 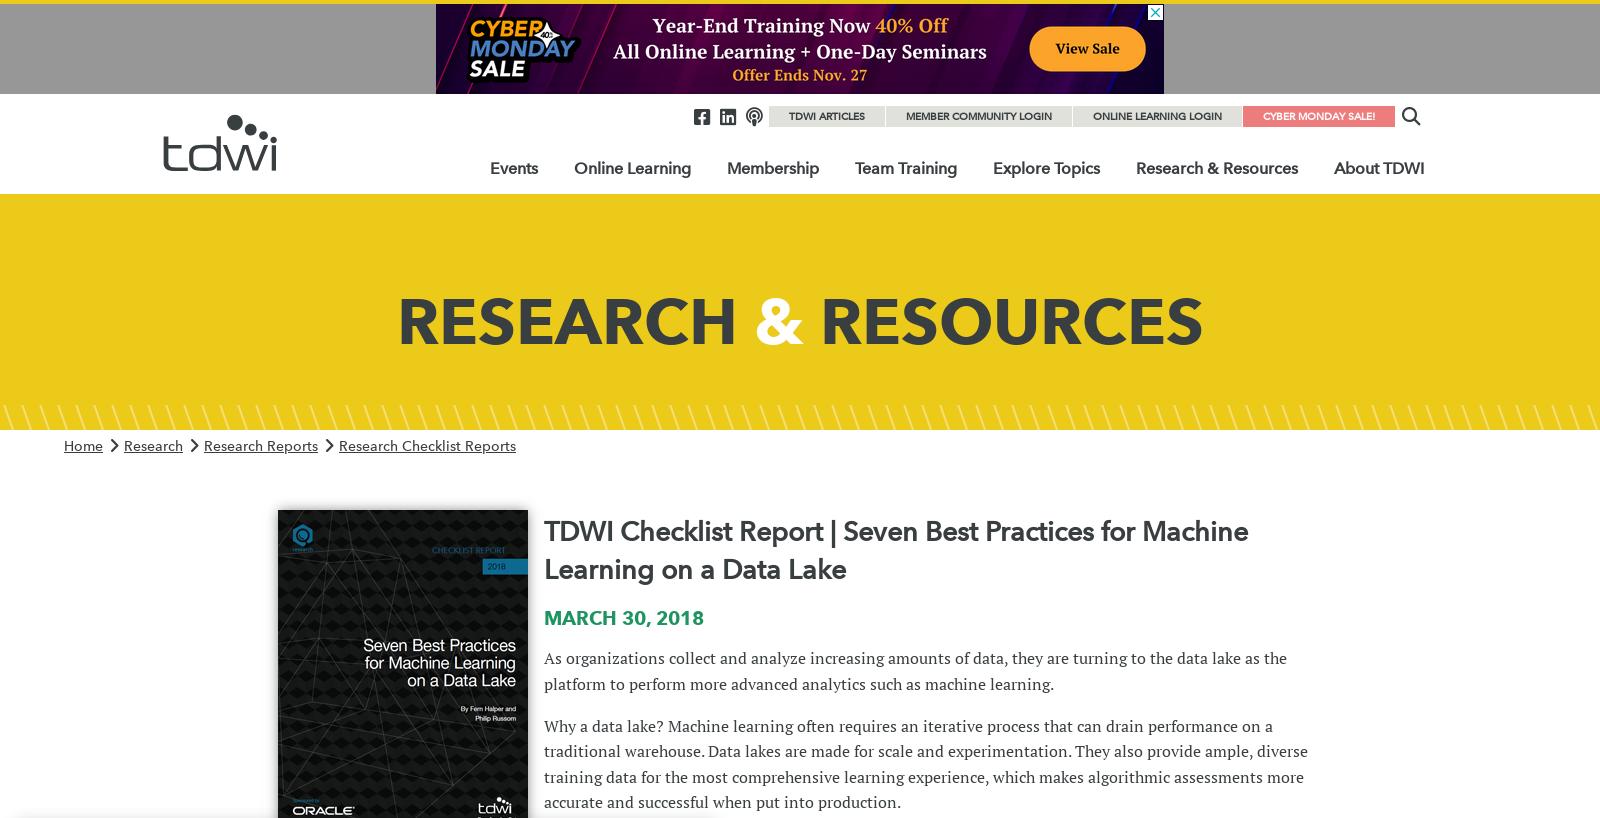 I want to click on 'Instructors', so click(x=857, y=325).